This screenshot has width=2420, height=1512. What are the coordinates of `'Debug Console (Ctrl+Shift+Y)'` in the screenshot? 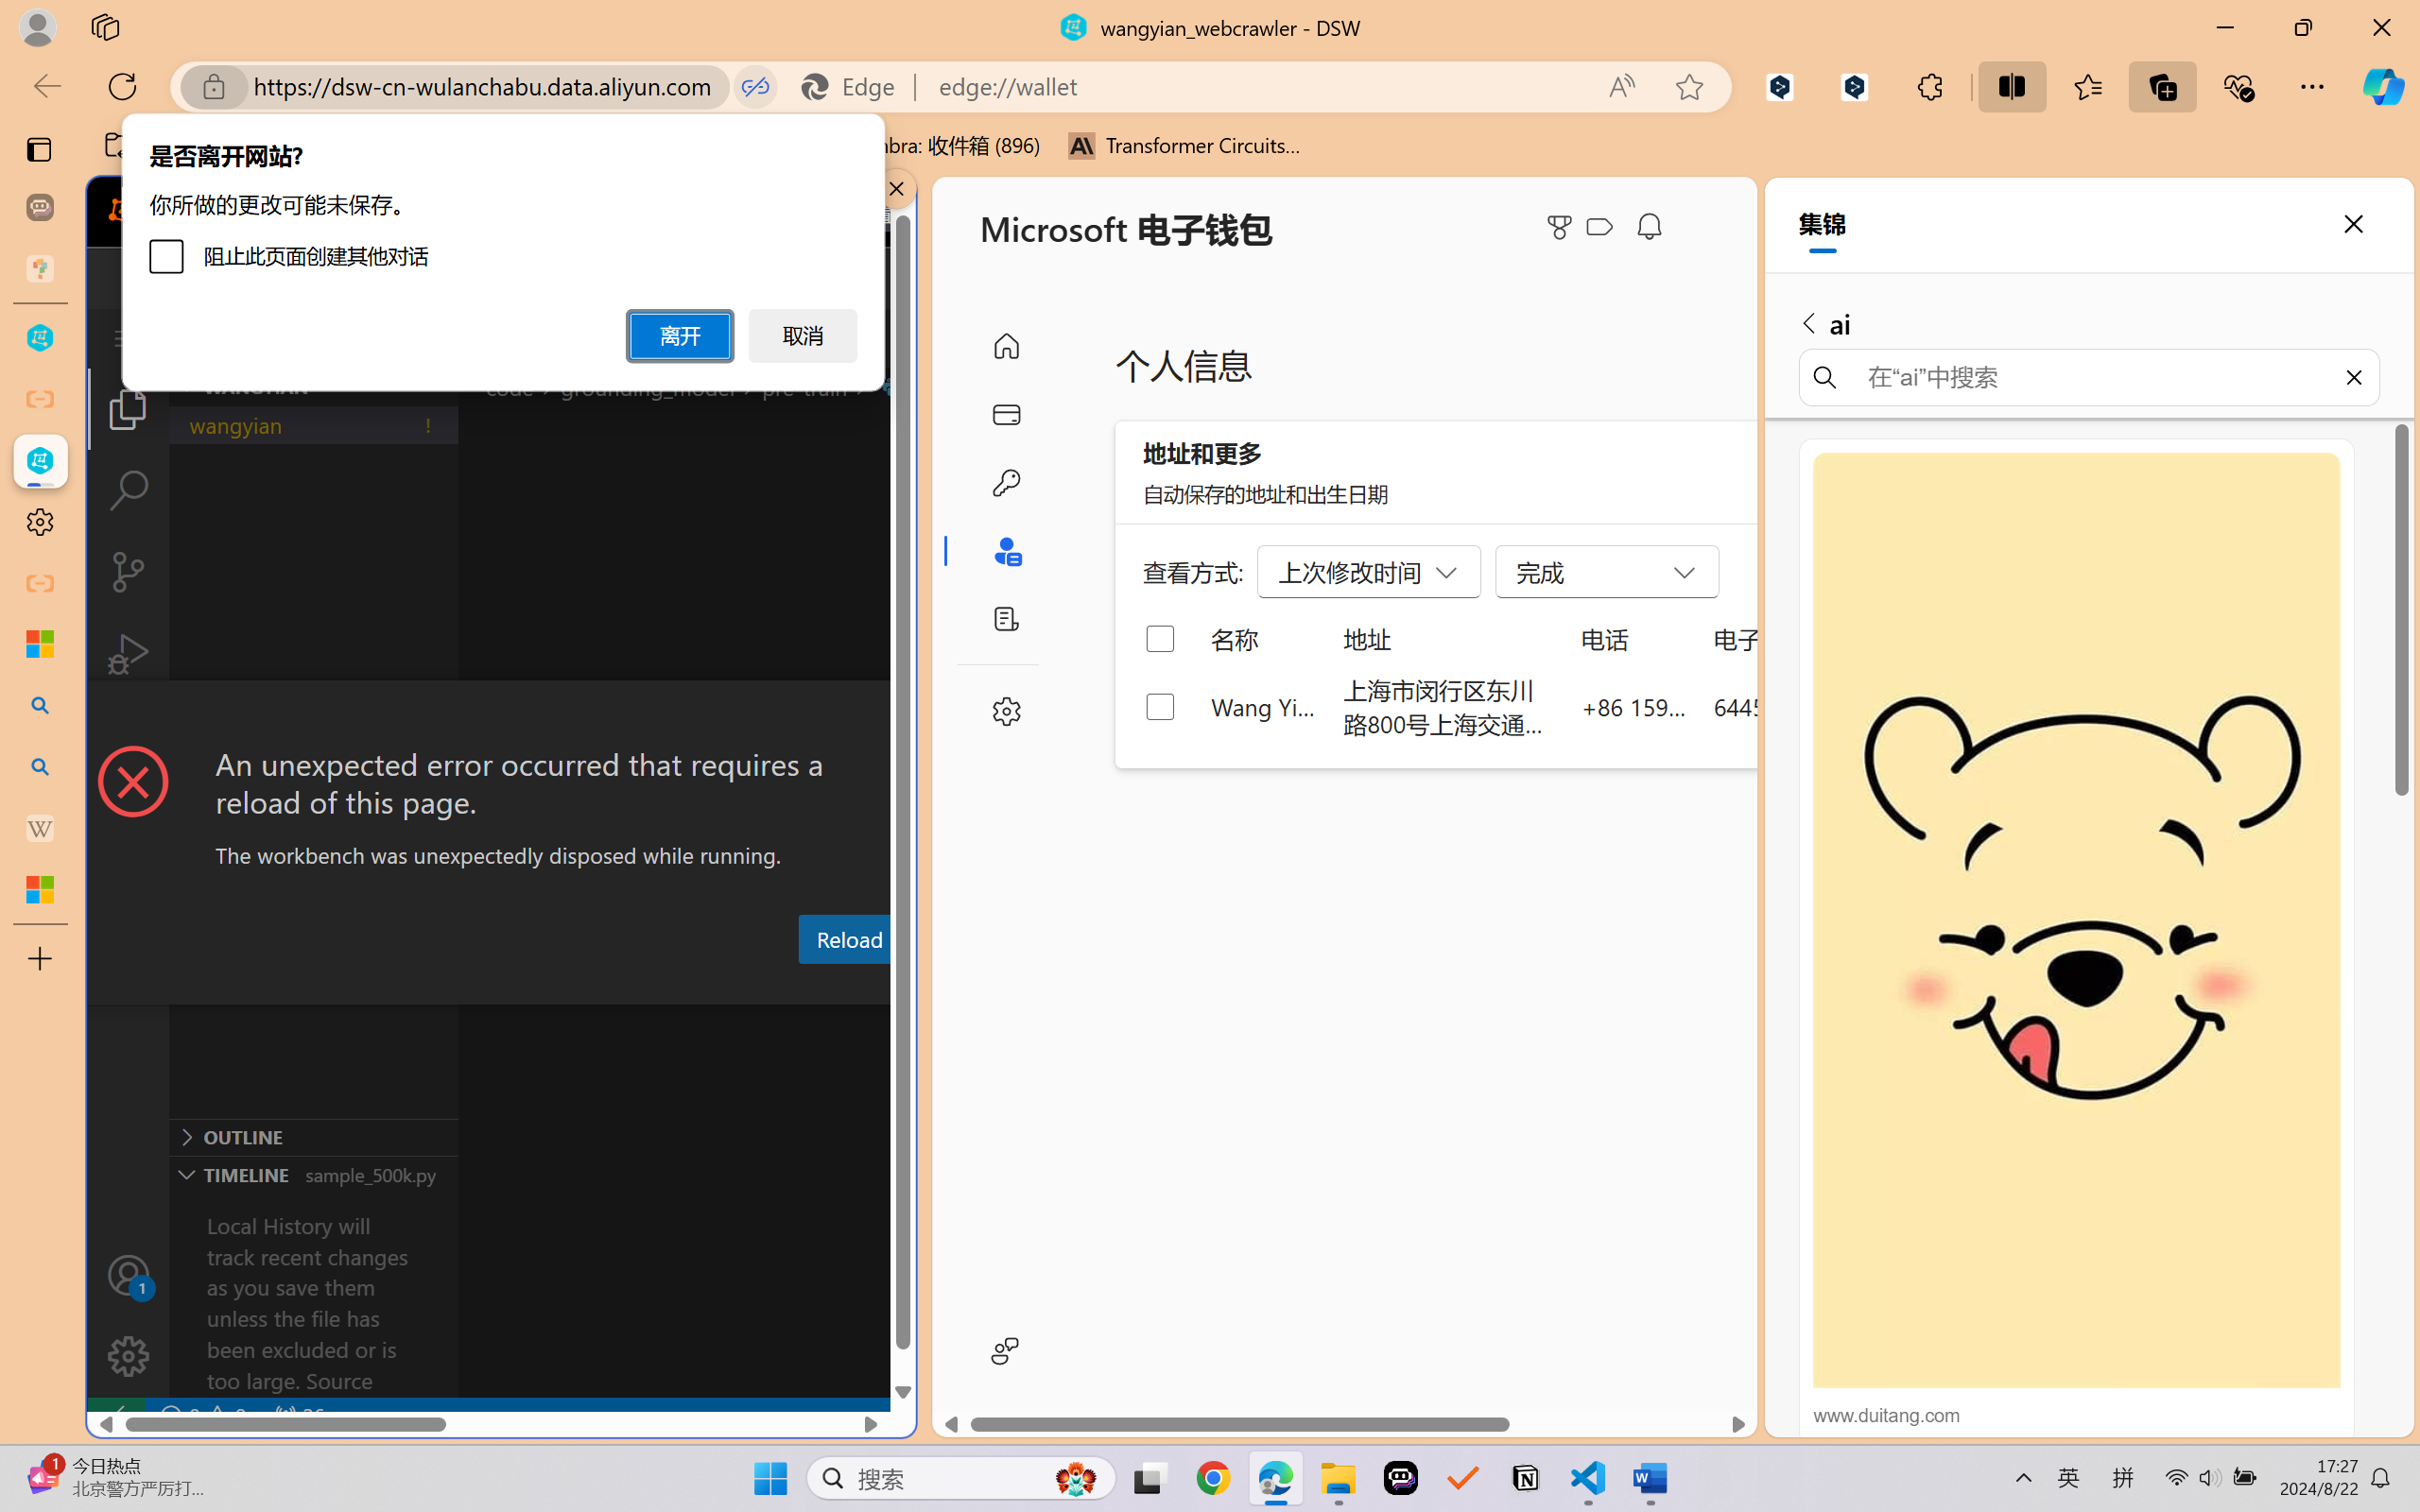 It's located at (807, 986).